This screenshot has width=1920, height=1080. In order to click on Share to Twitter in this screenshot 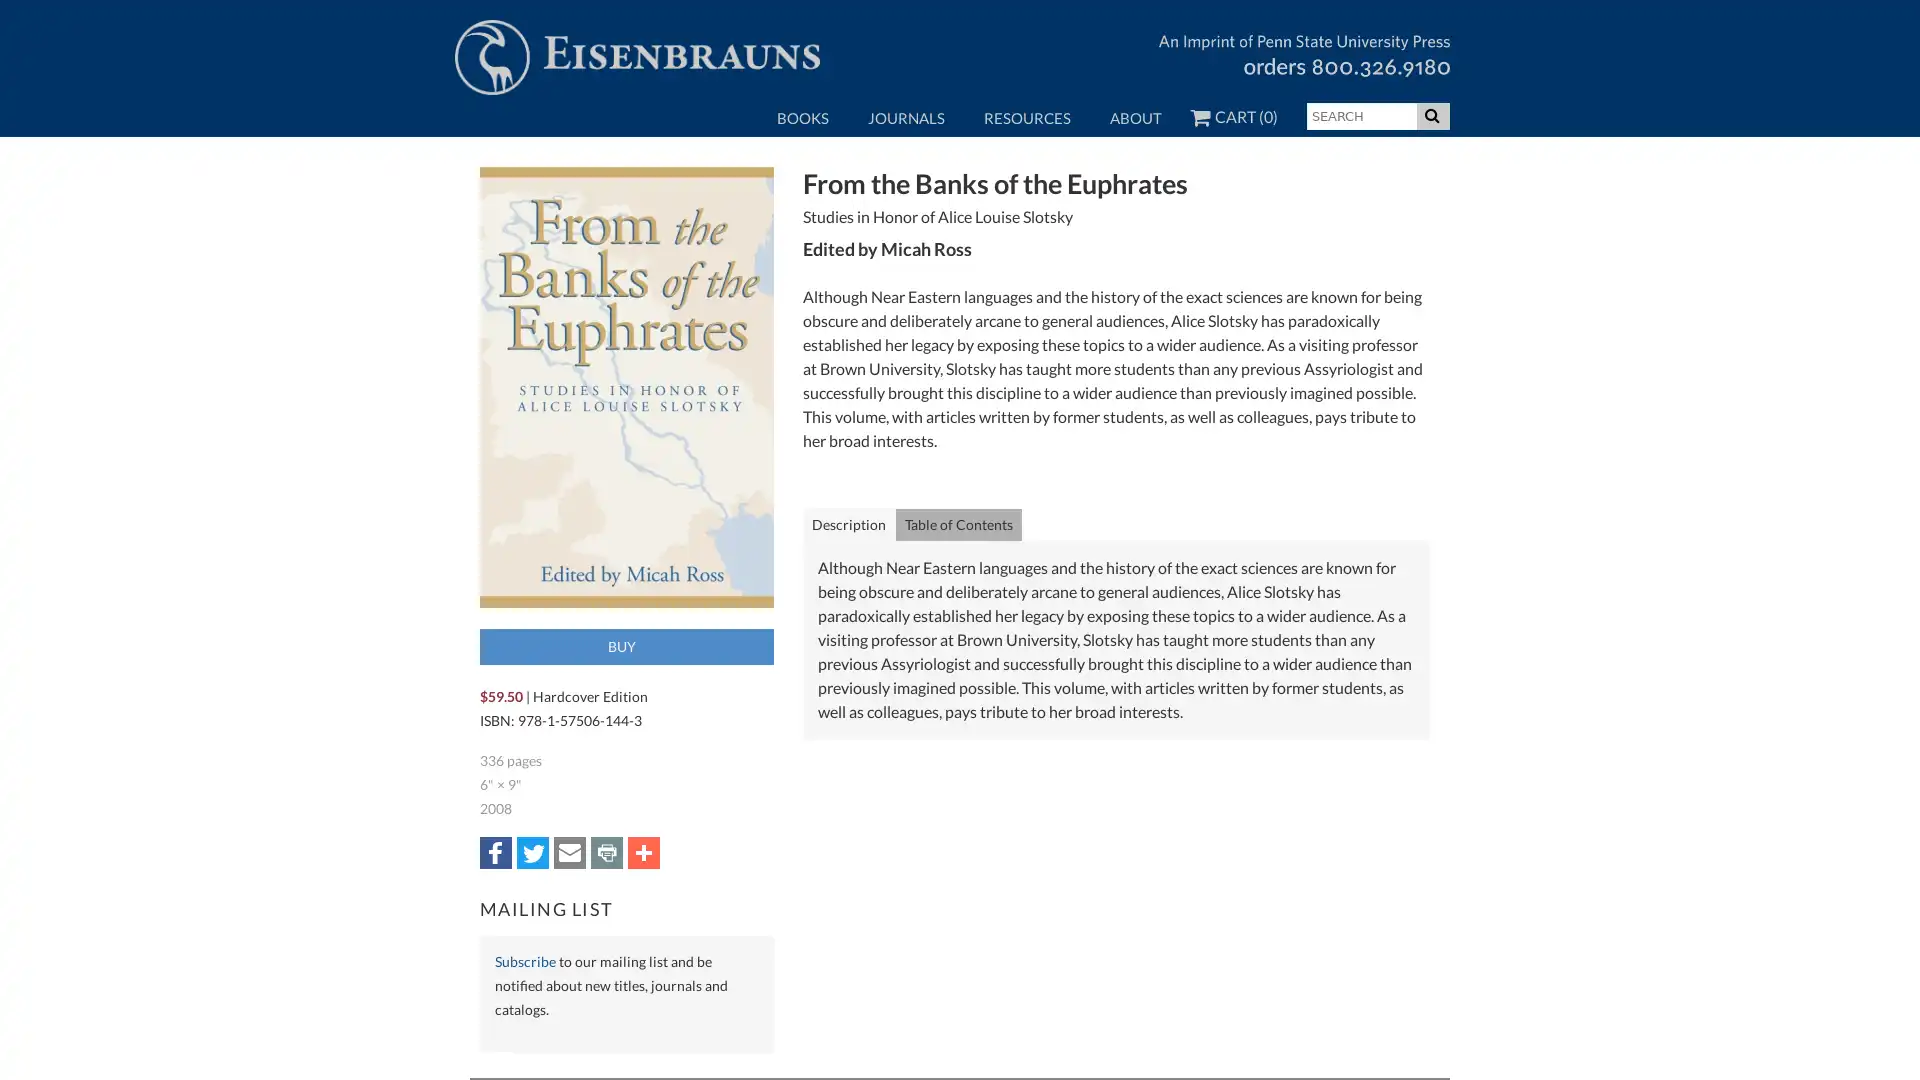, I will do `click(532, 852)`.